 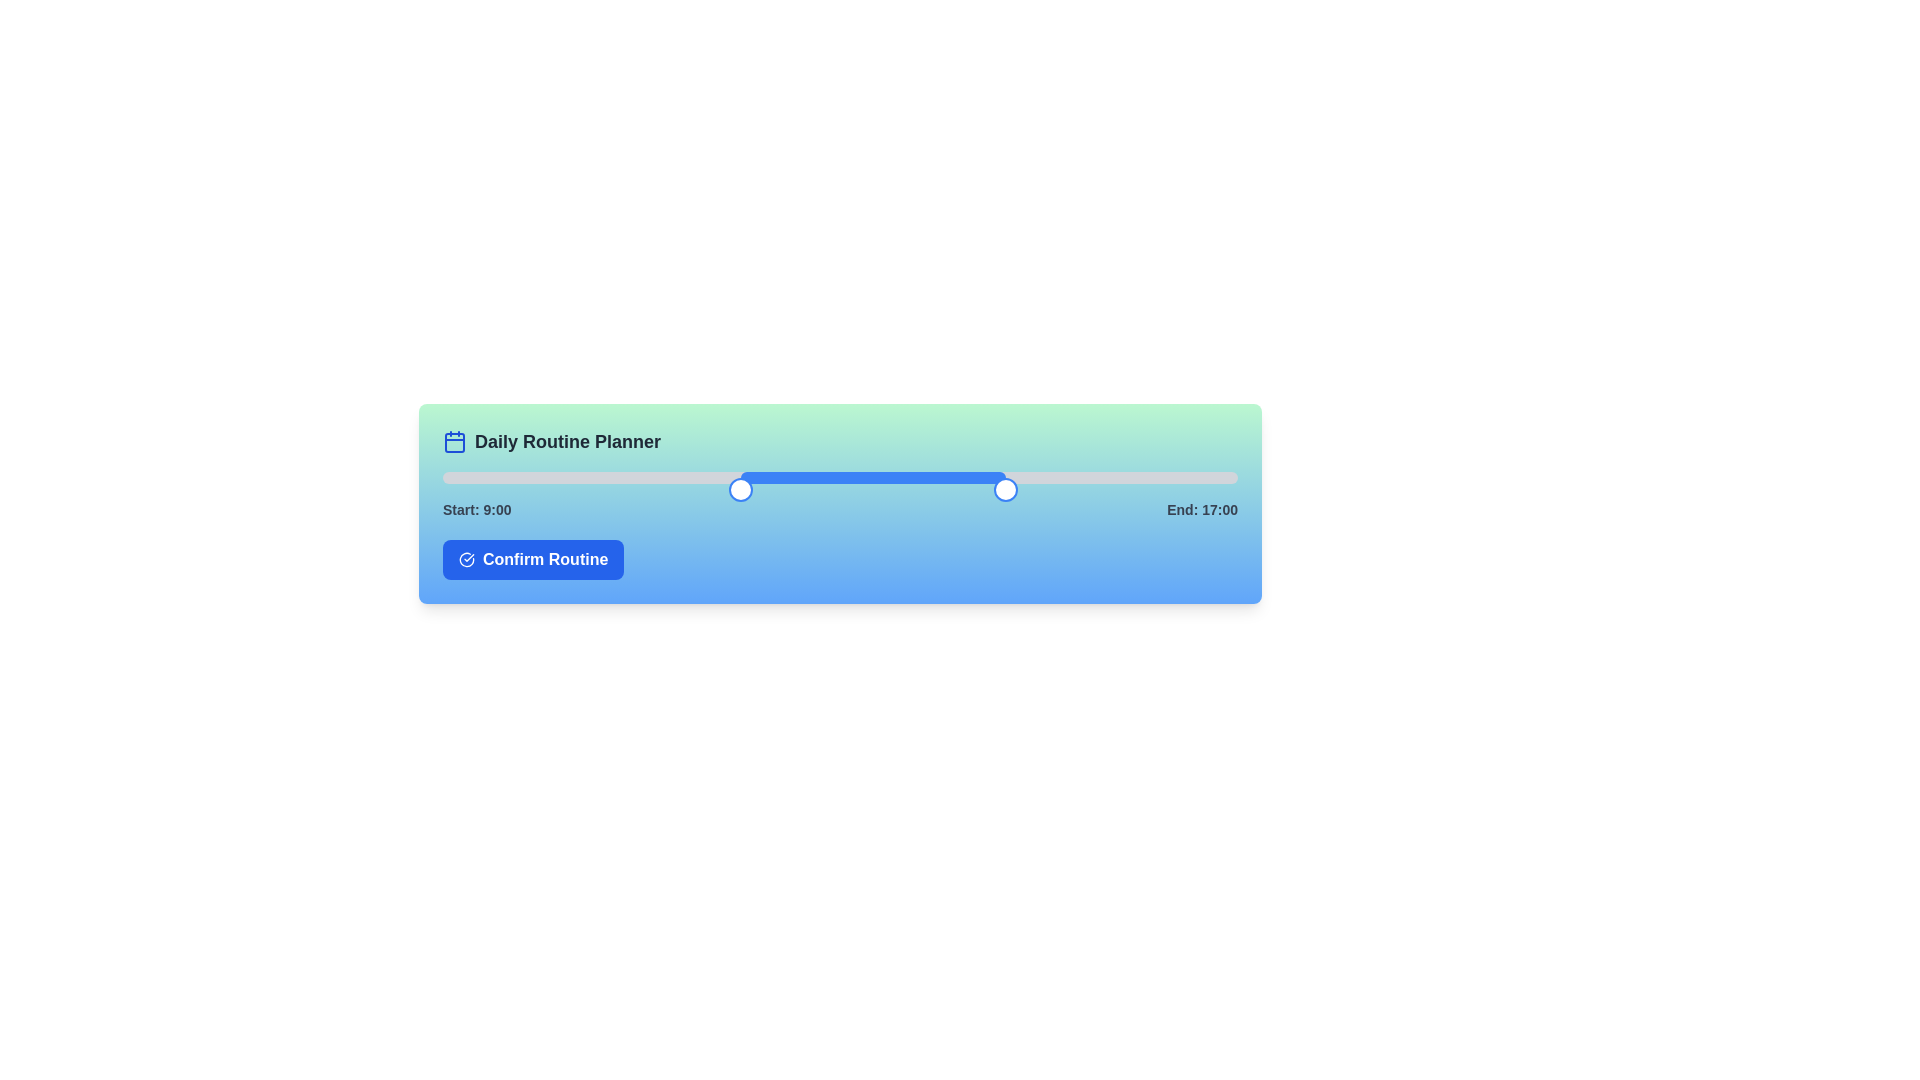 I want to click on the confirmation icon located to the left of the 'Confirm Routine' text in the interactive button at the lower-left corner of the interface, so click(x=465, y=559).